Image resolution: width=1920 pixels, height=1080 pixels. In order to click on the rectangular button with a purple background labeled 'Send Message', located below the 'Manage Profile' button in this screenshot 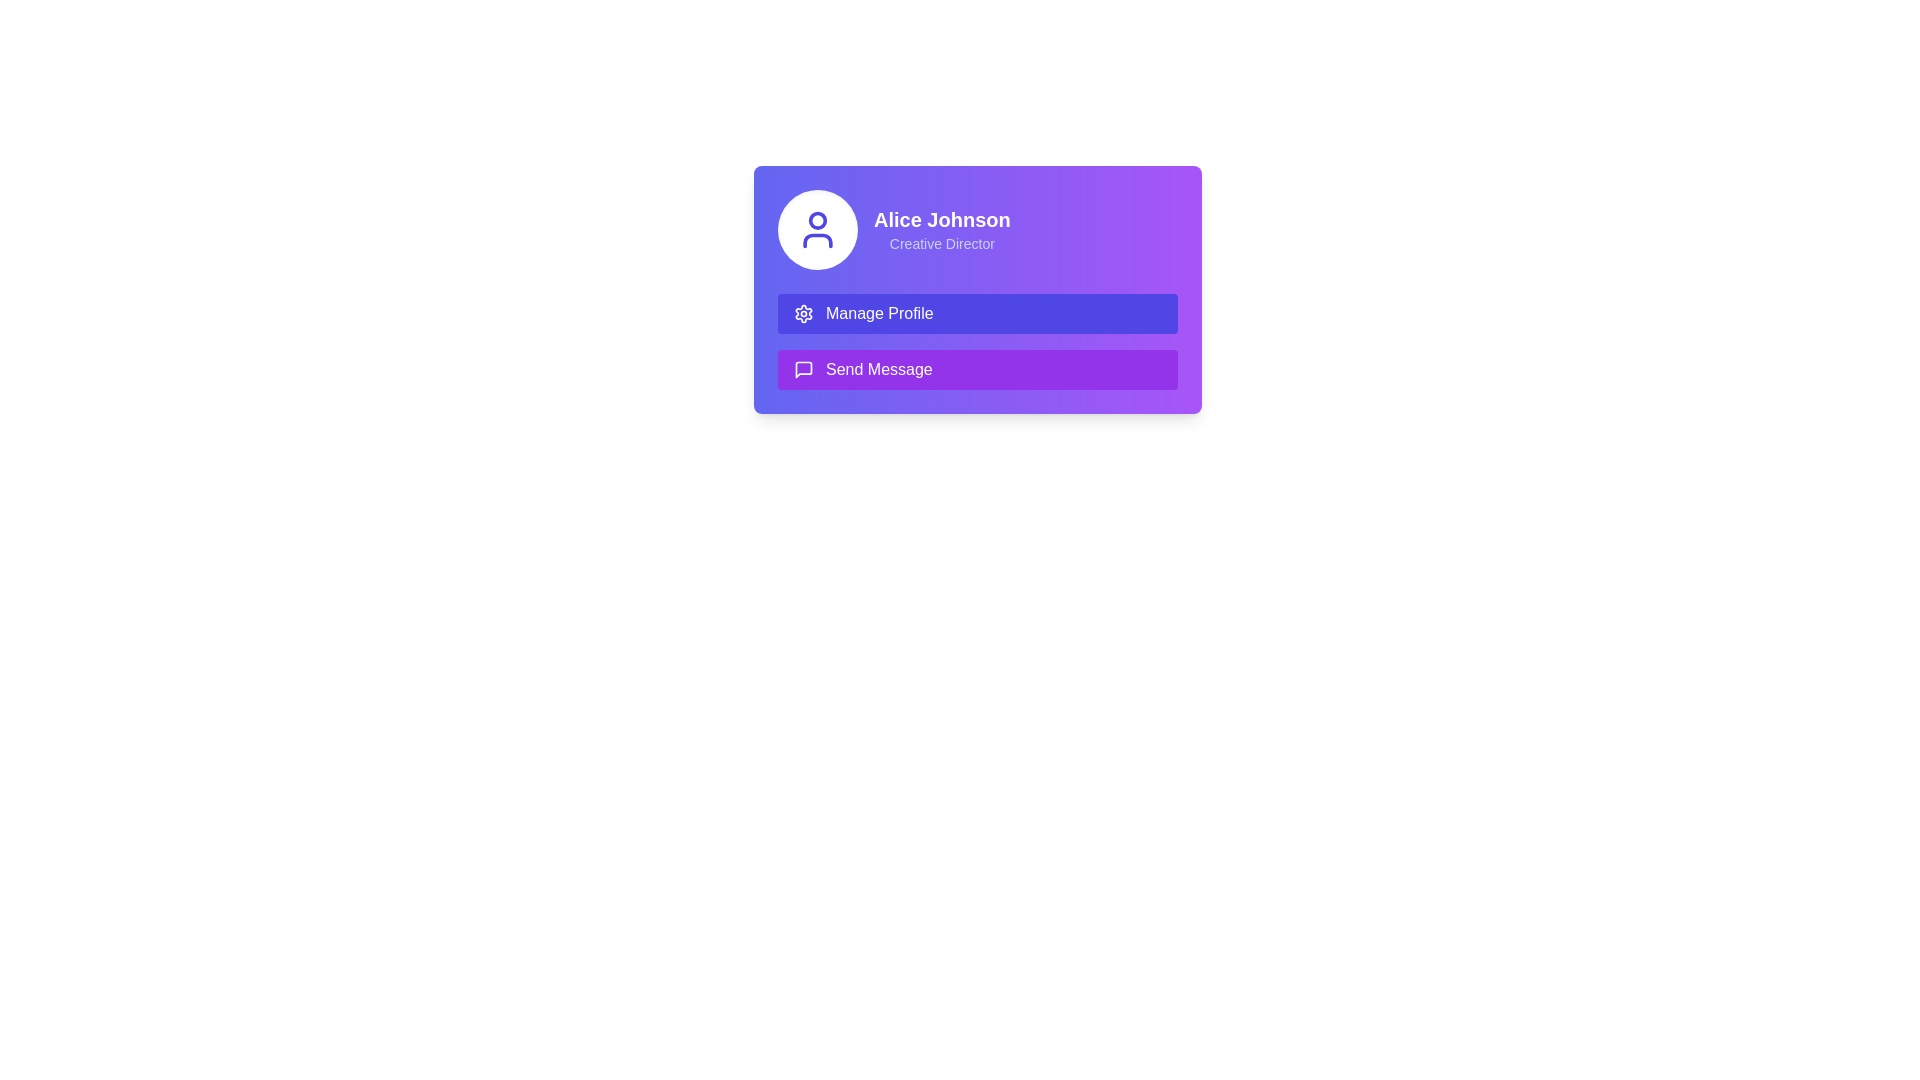, I will do `click(978, 370)`.